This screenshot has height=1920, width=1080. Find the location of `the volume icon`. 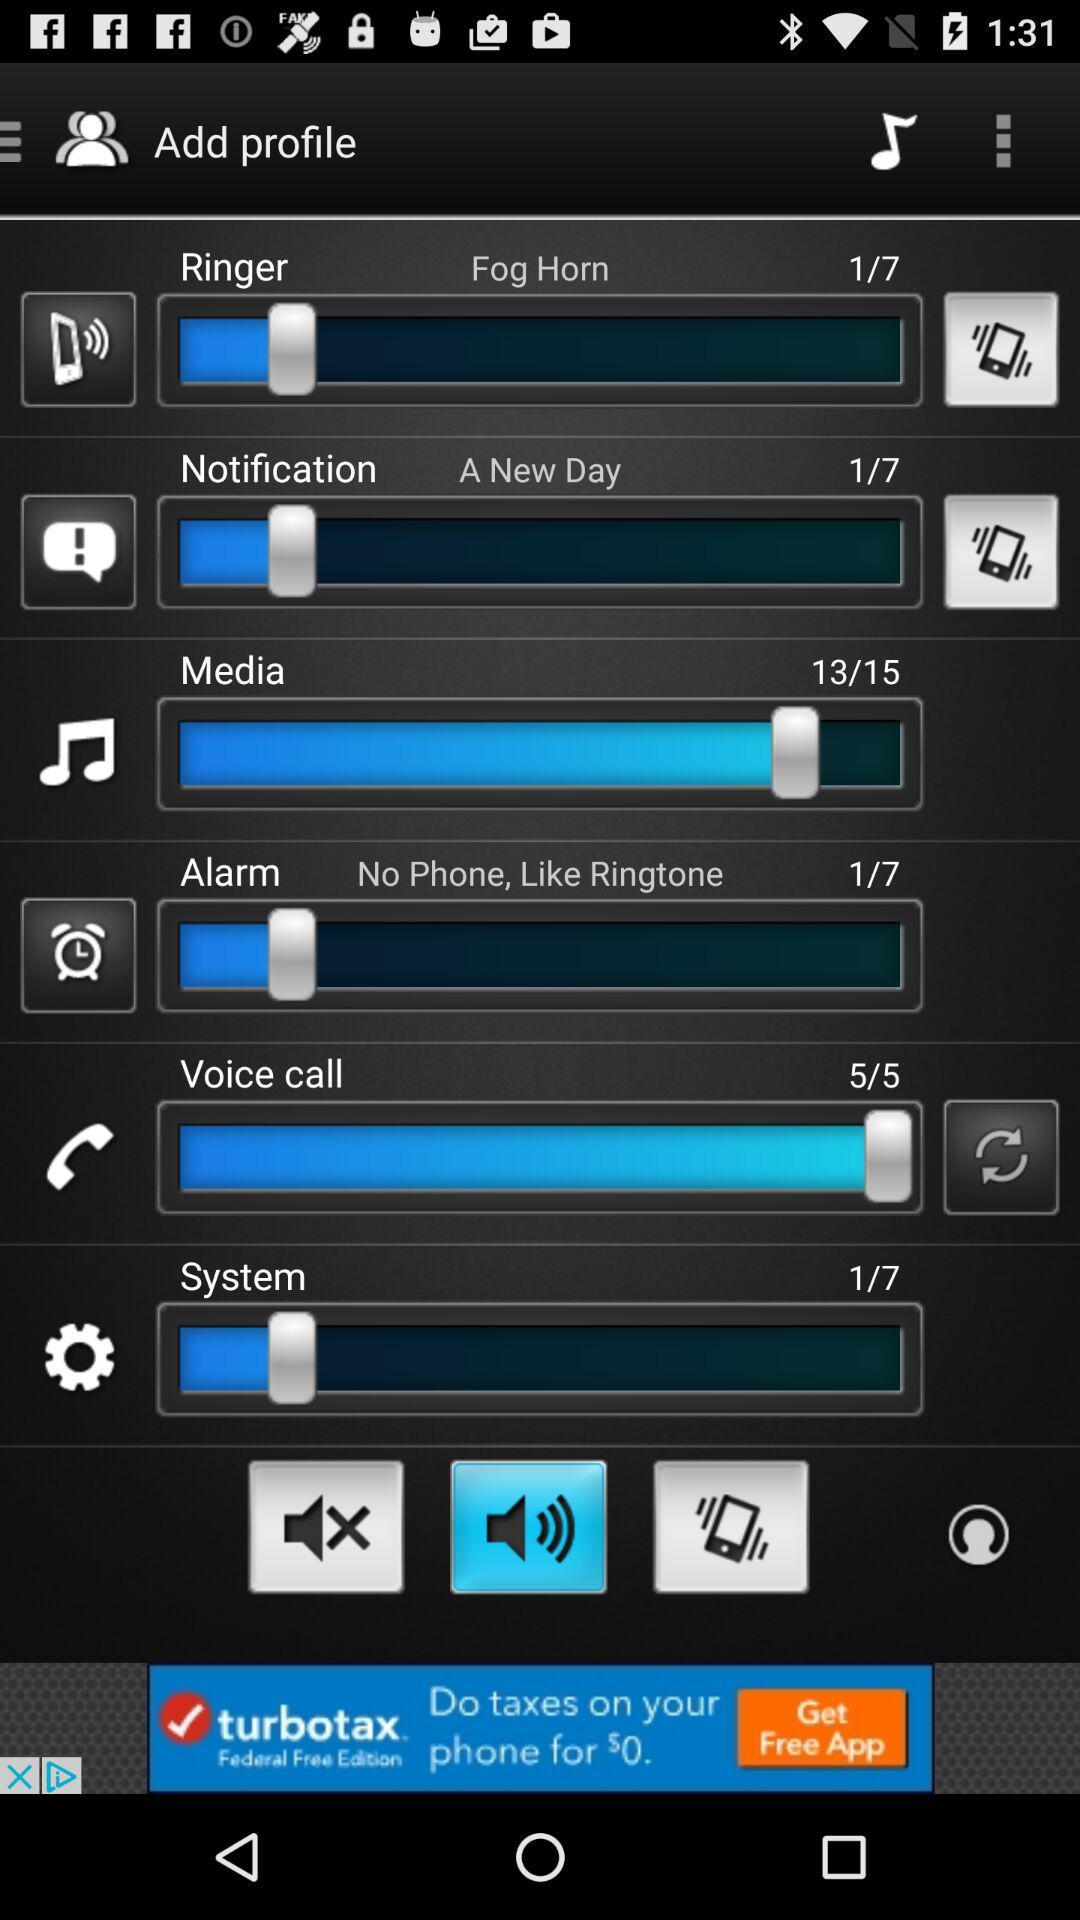

the volume icon is located at coordinates (325, 1634).